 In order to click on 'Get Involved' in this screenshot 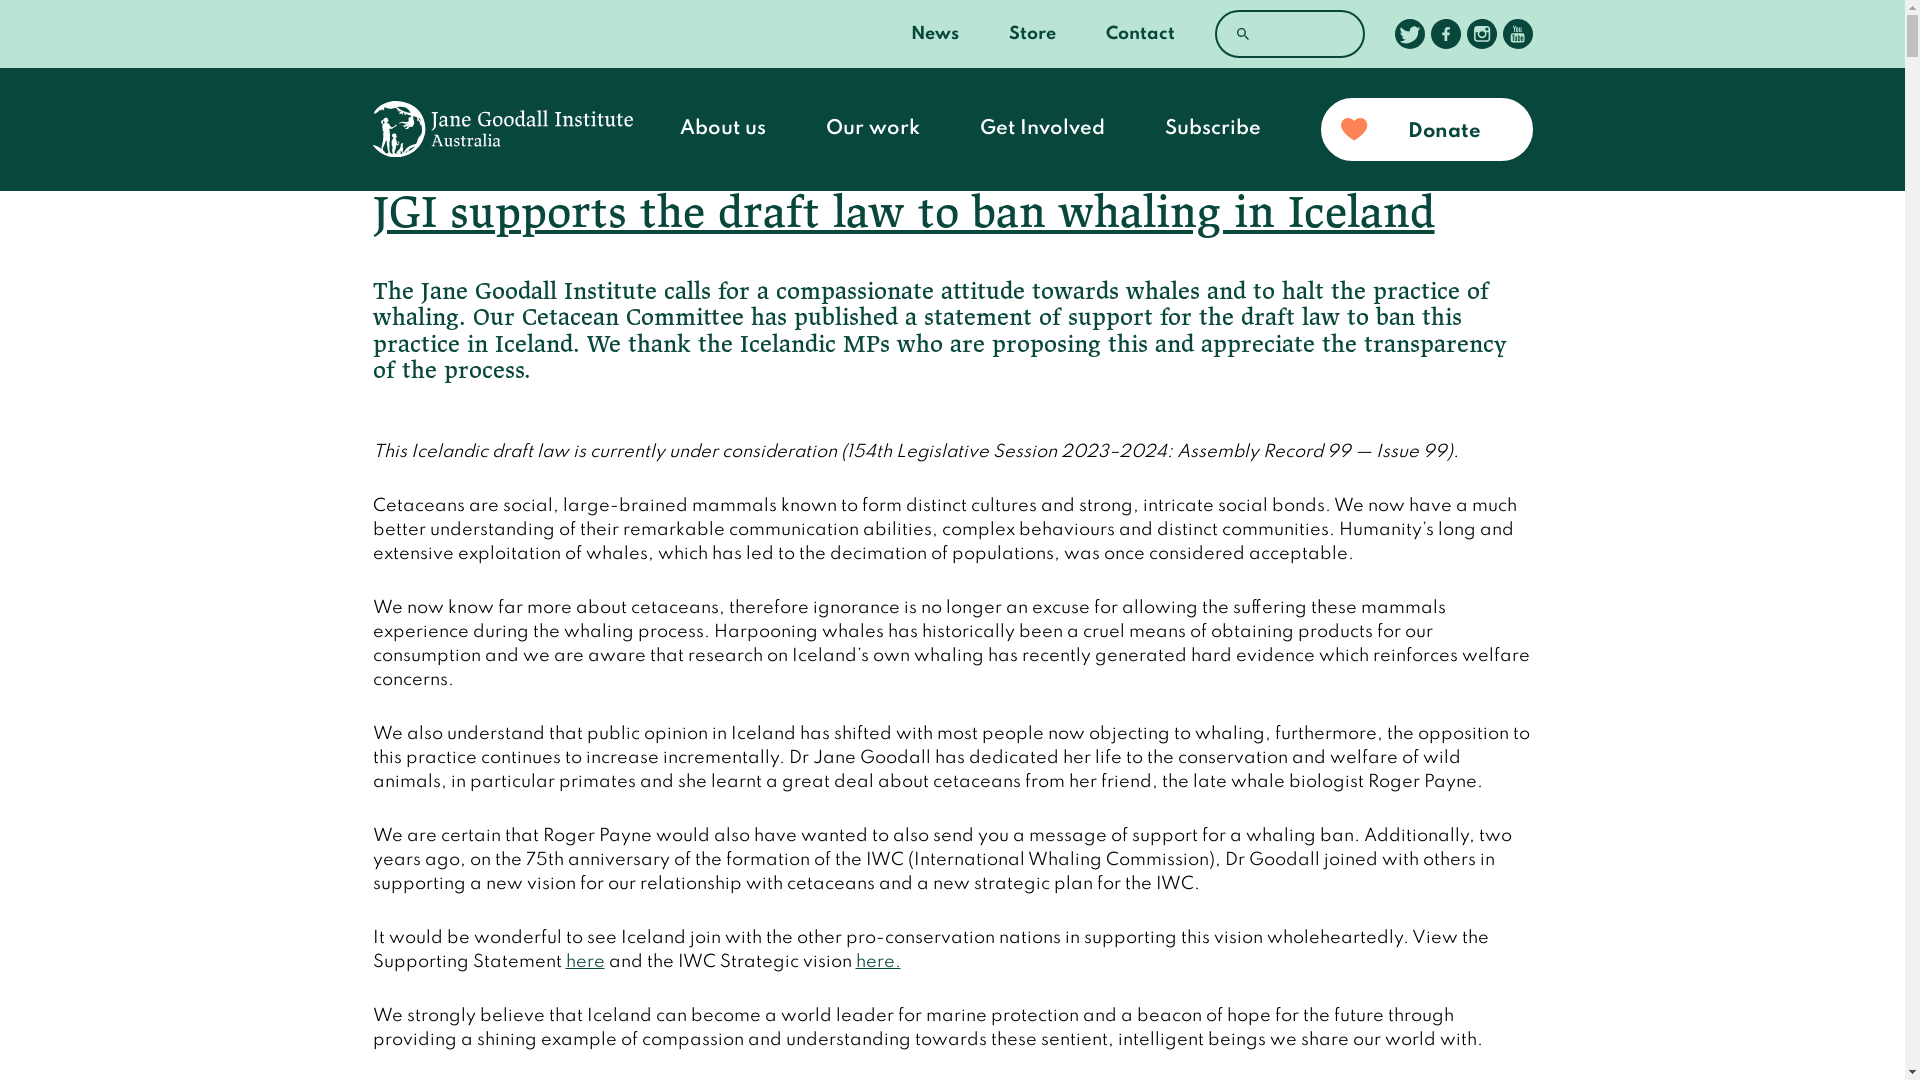, I will do `click(979, 128)`.